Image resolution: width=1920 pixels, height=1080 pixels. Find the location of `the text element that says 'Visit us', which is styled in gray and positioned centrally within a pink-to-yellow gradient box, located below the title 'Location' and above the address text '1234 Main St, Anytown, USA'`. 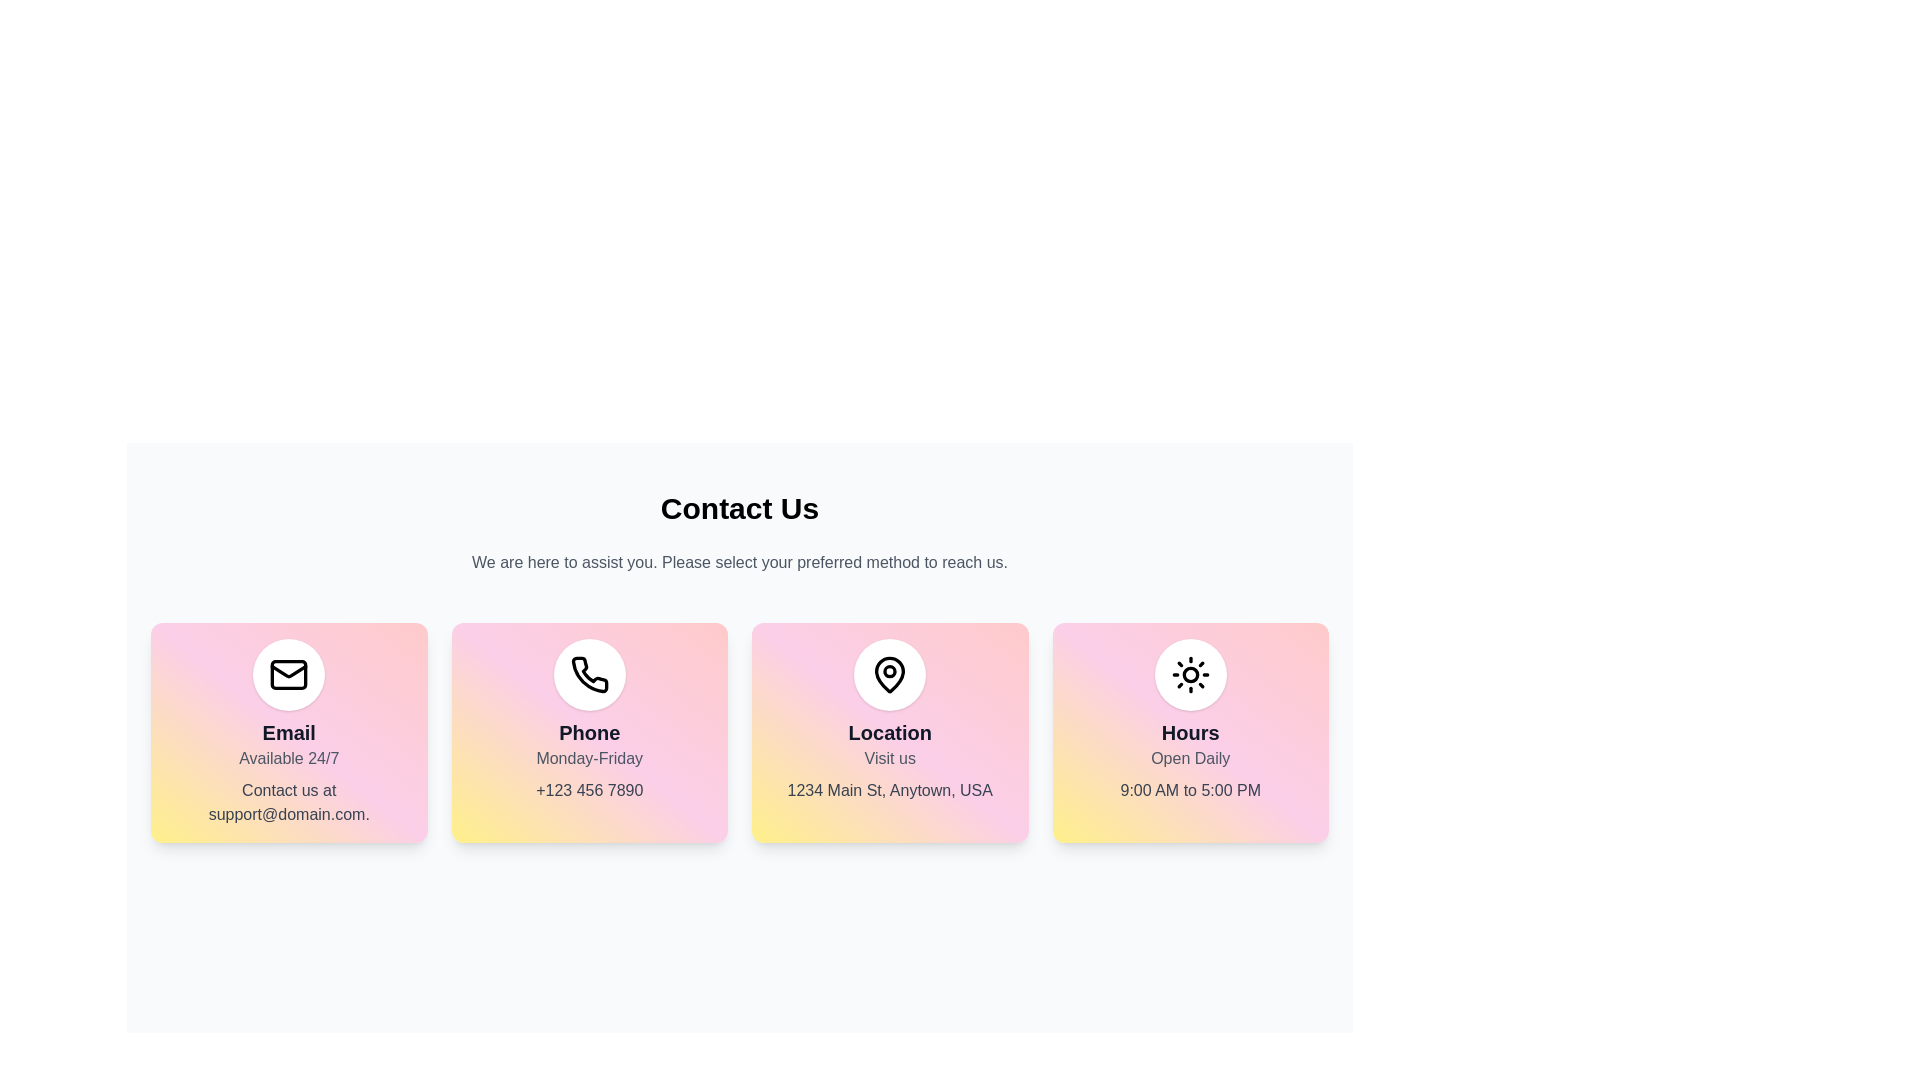

the text element that says 'Visit us', which is styled in gray and positioned centrally within a pink-to-yellow gradient box, located below the title 'Location' and above the address text '1234 Main St, Anytown, USA' is located at coordinates (889, 759).